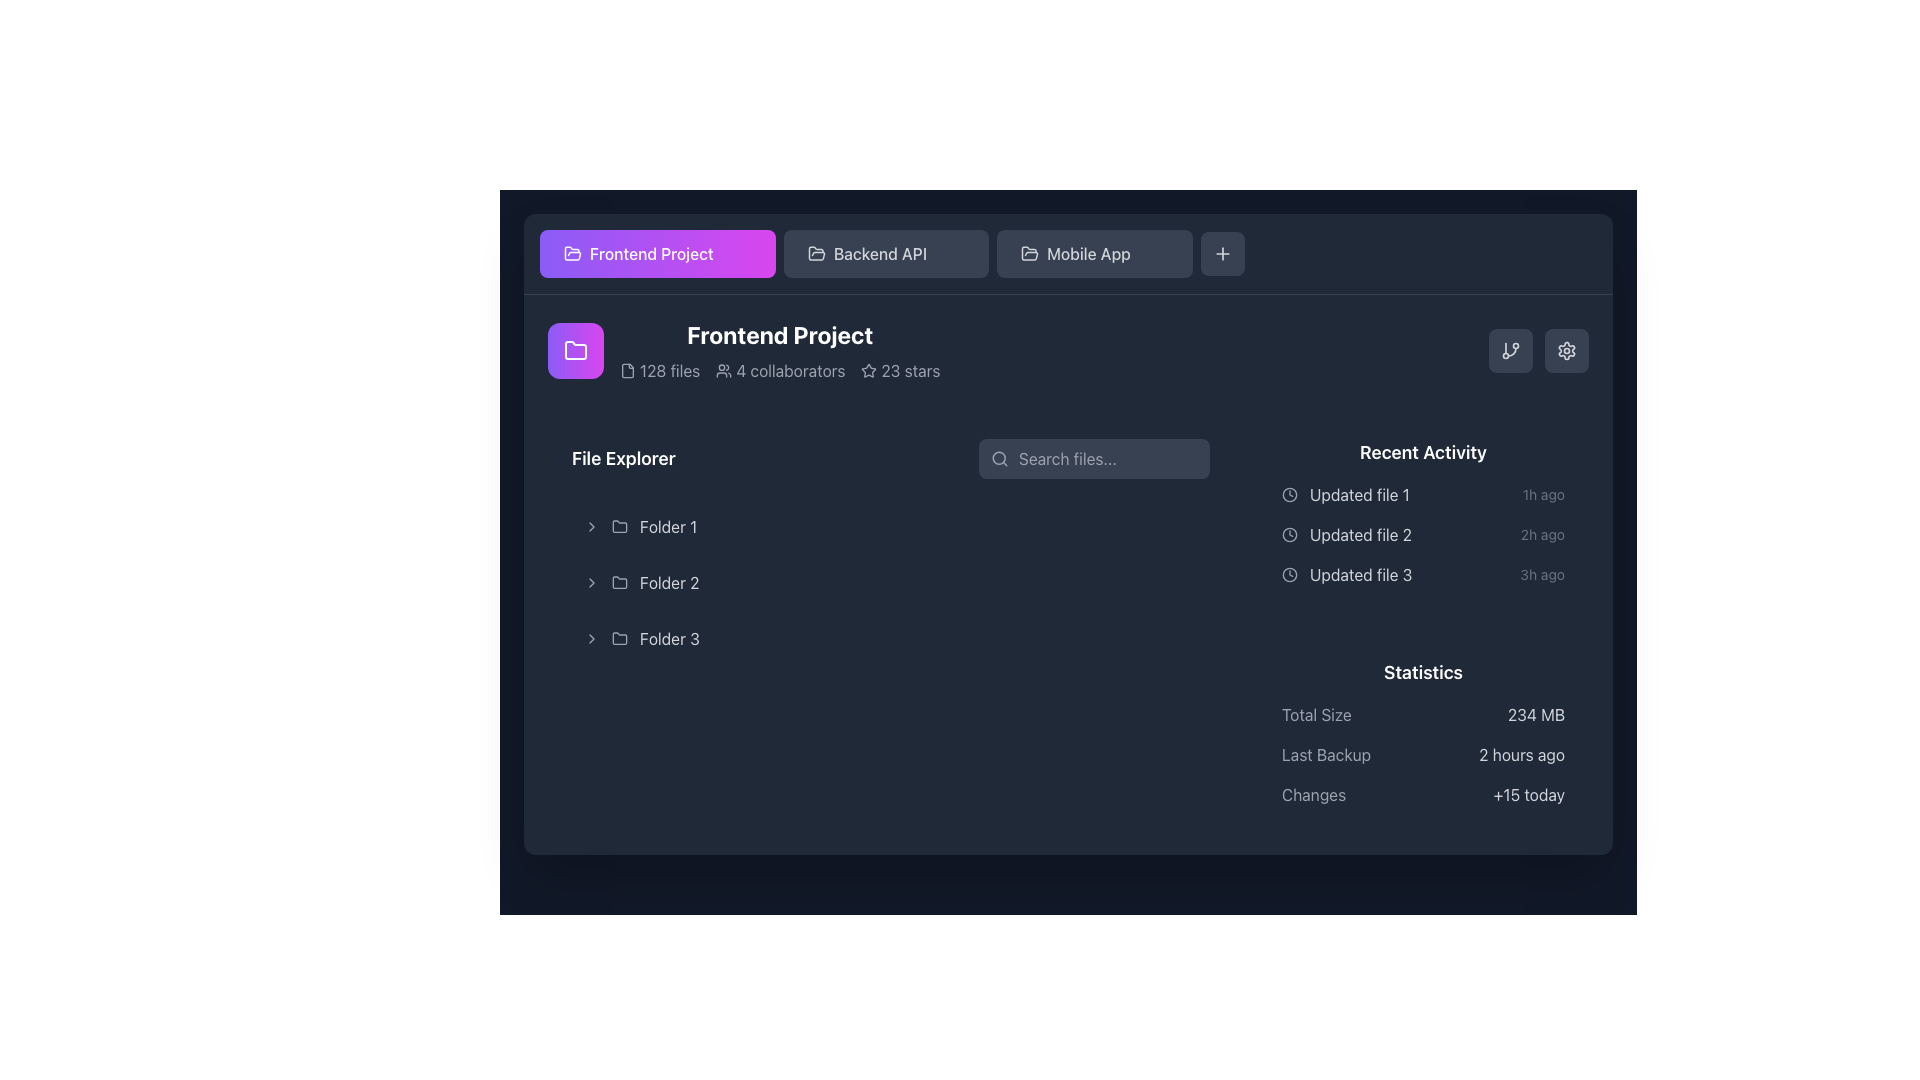 The height and width of the screenshot is (1080, 1920). I want to click on the circular outline of the clock icon in the recent activities section to emphasize the timestamps, so click(1290, 534).